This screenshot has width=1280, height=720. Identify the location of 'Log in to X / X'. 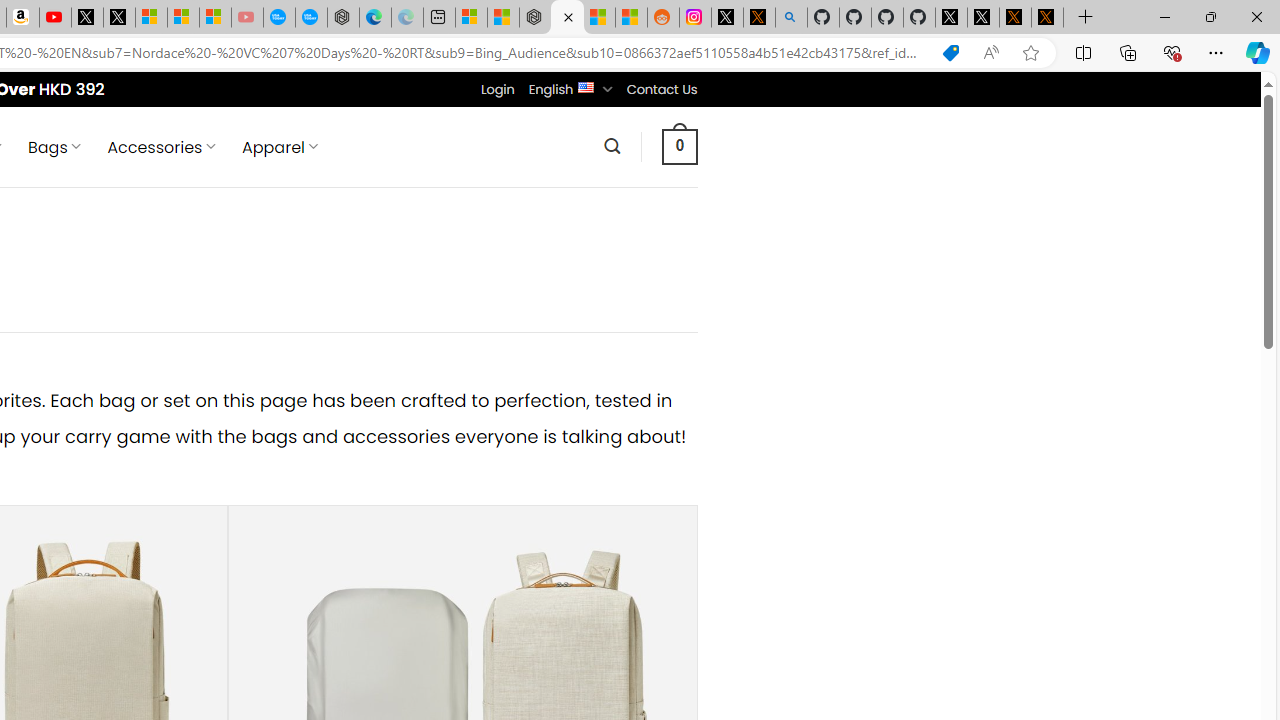
(726, 17).